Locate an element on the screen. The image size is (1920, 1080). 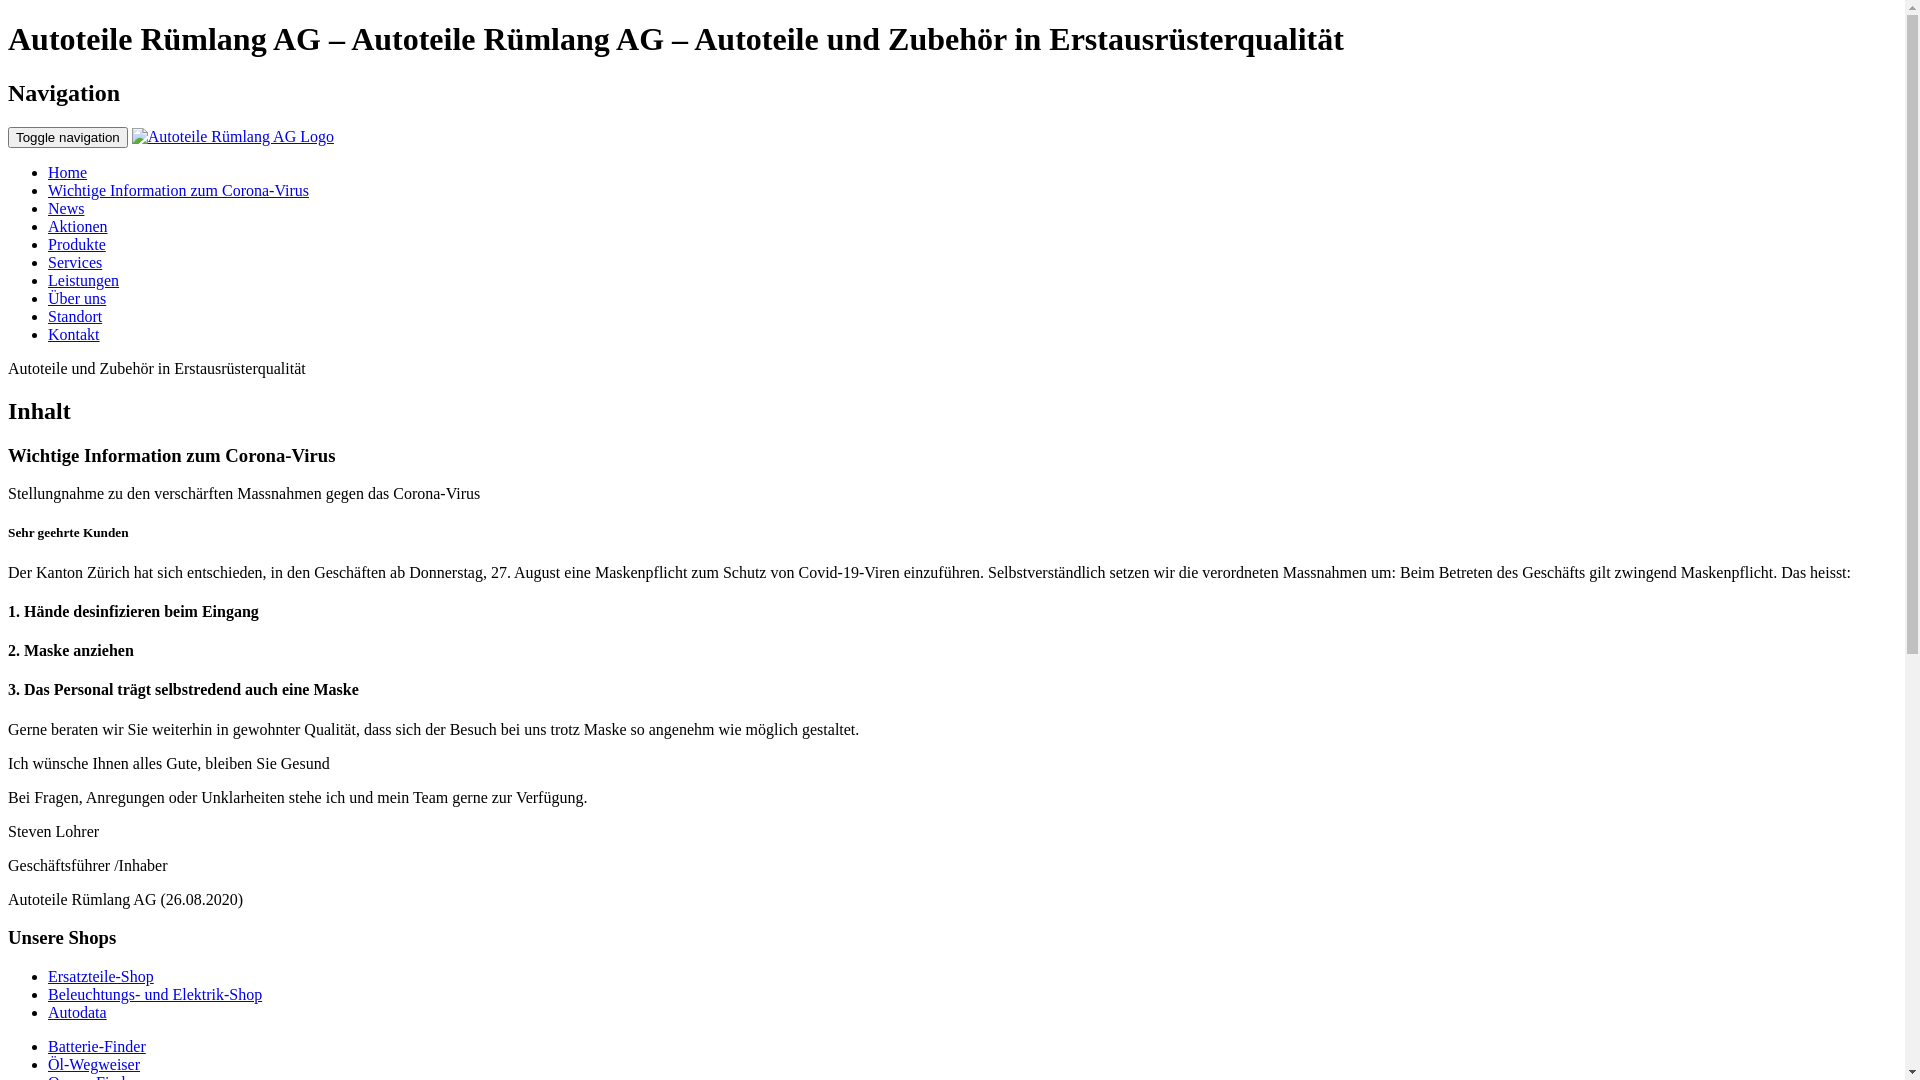
'Kontakt' is located at coordinates (73, 333).